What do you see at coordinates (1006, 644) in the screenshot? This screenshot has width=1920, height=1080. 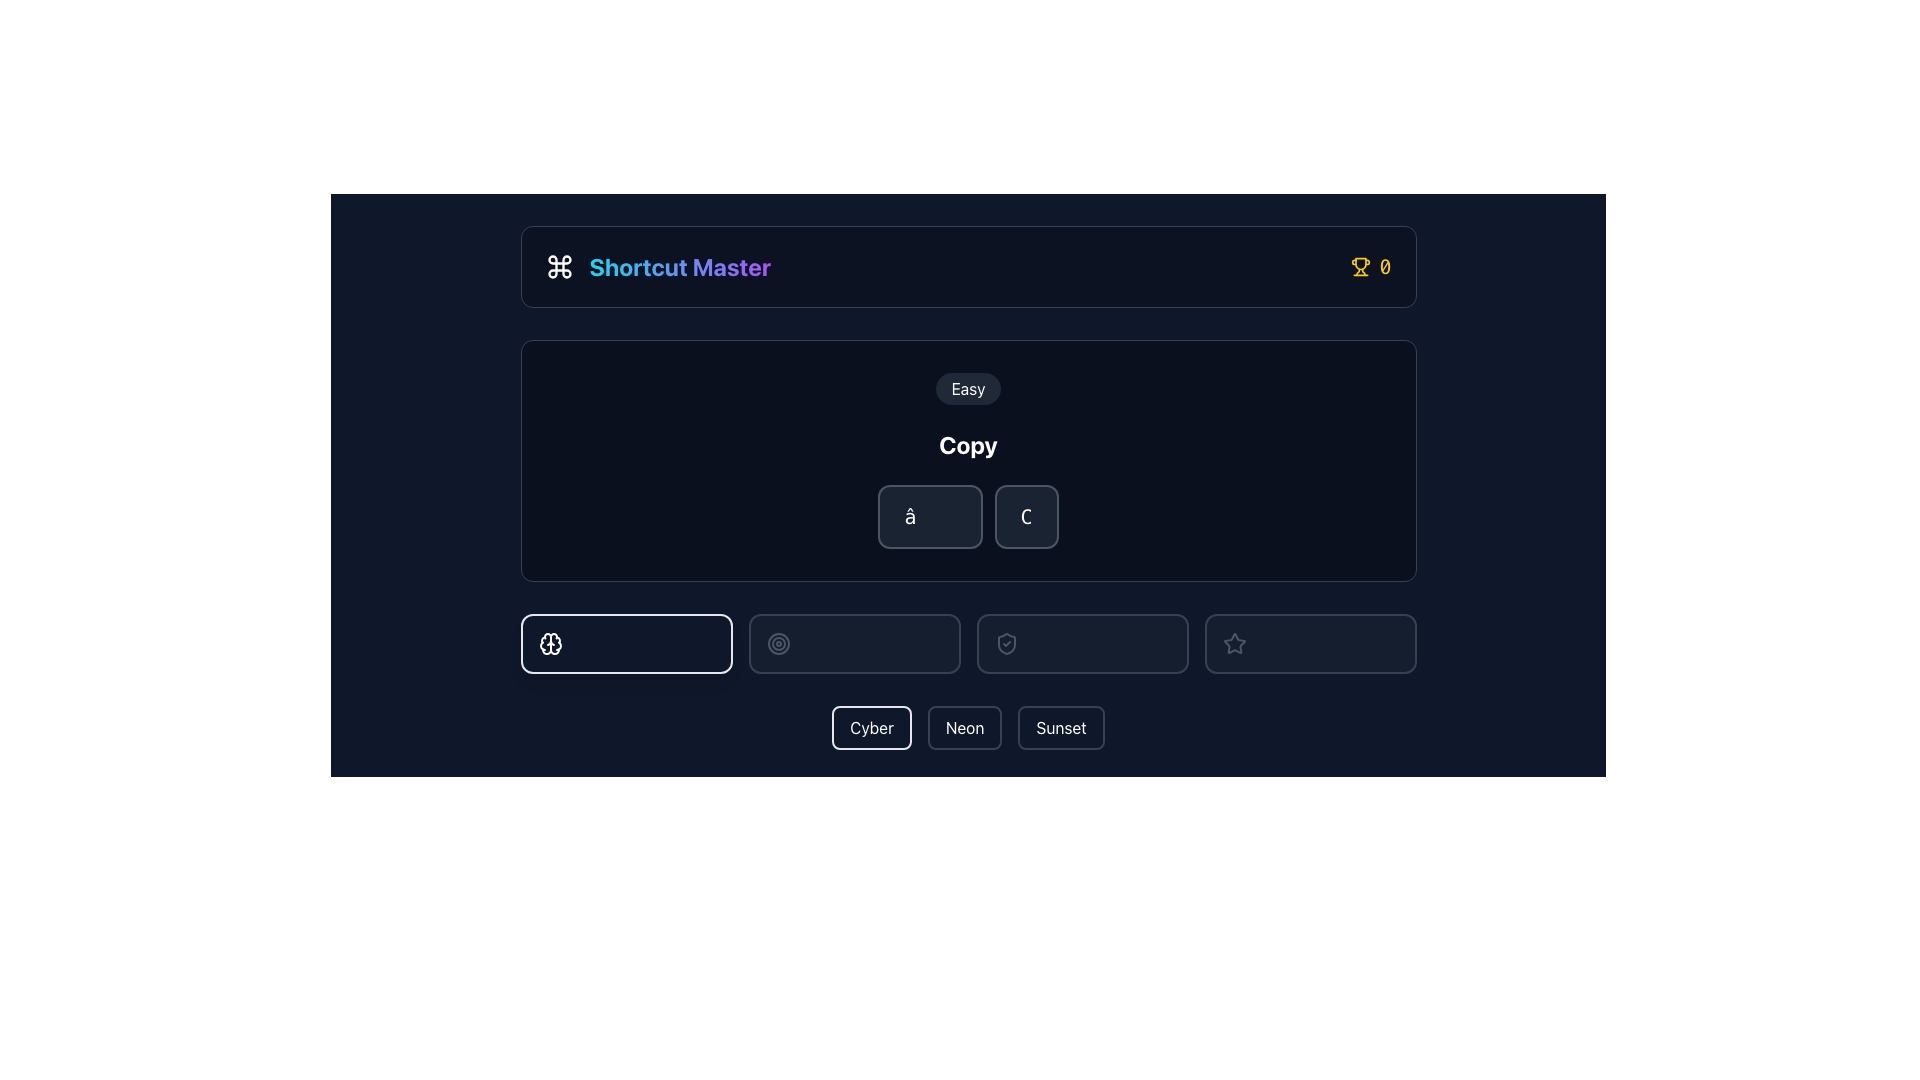 I see `the shield icon with a checkmark, which indicates a secure or verified state, located in the third position from the left among five buttons in the central panel` at bounding box center [1006, 644].